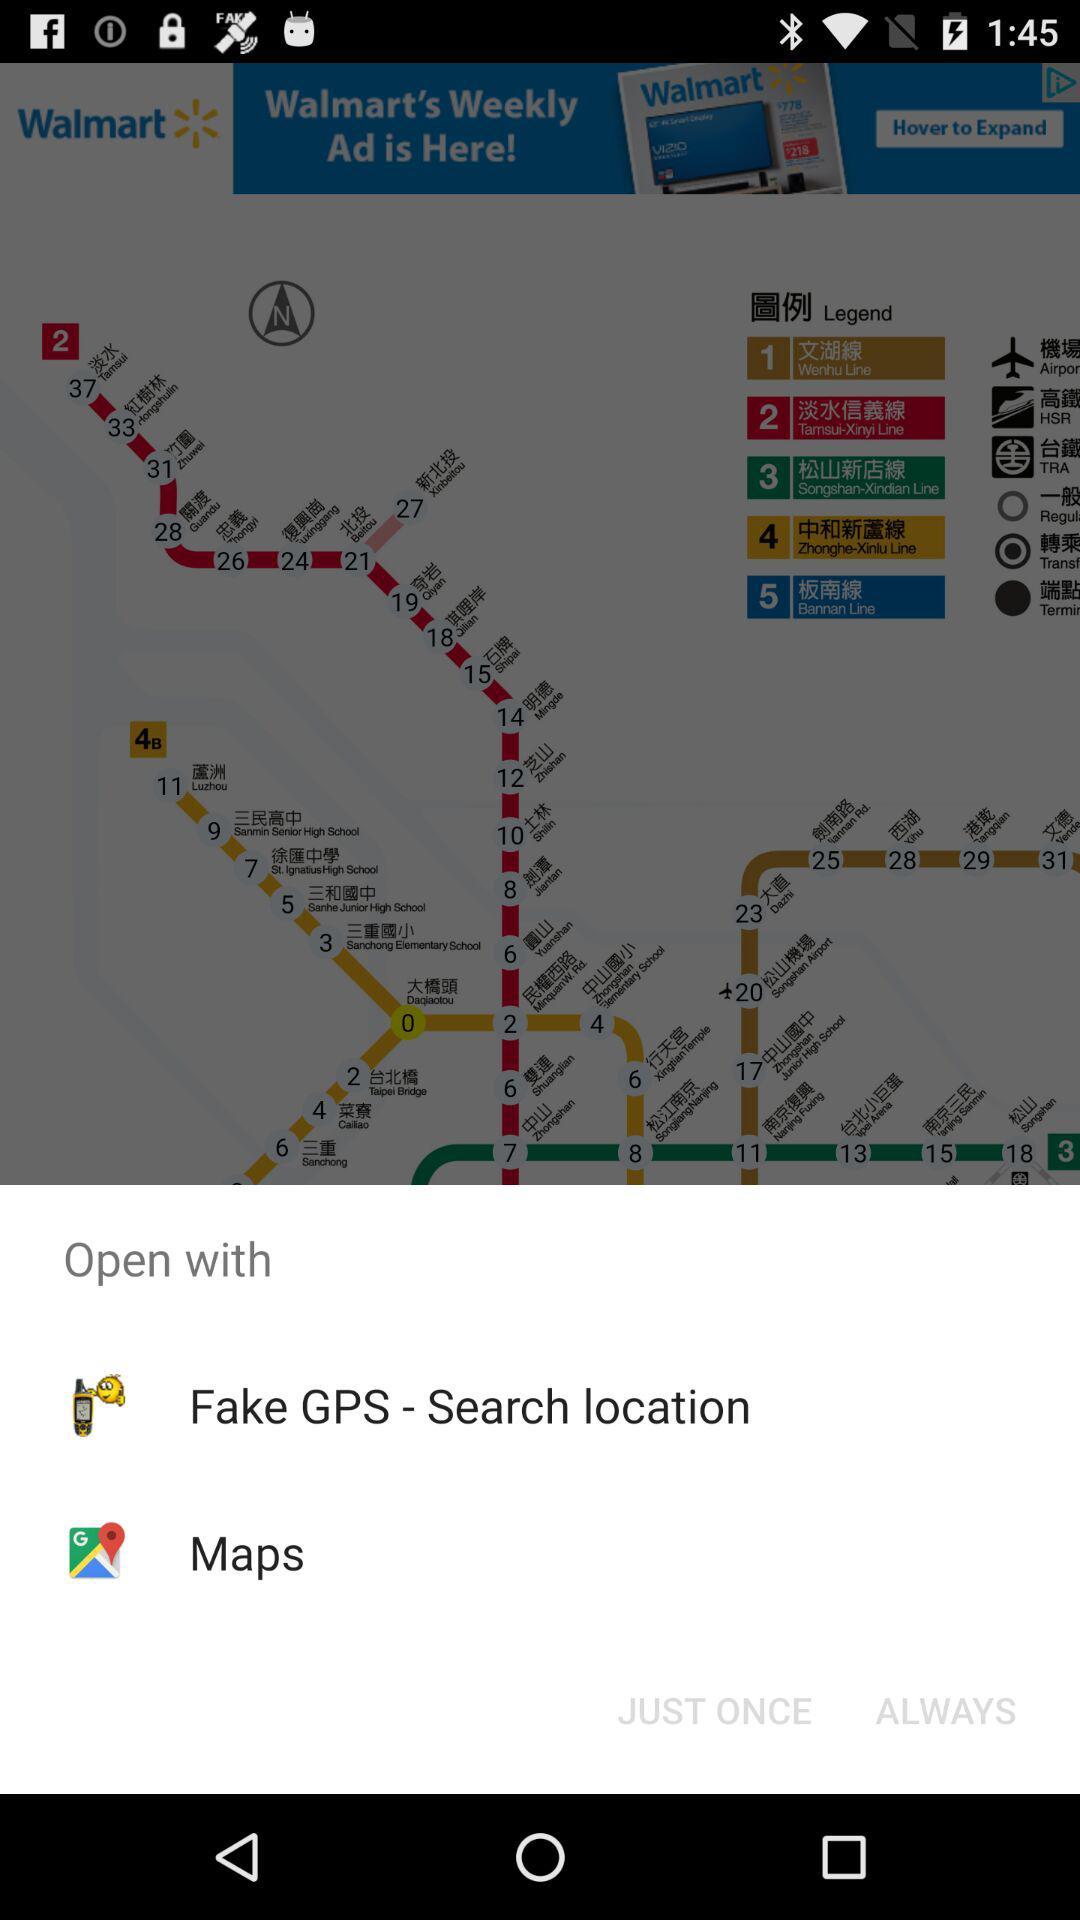 This screenshot has height=1920, width=1080. What do you see at coordinates (945, 1708) in the screenshot?
I see `item to the right of the just once item` at bounding box center [945, 1708].